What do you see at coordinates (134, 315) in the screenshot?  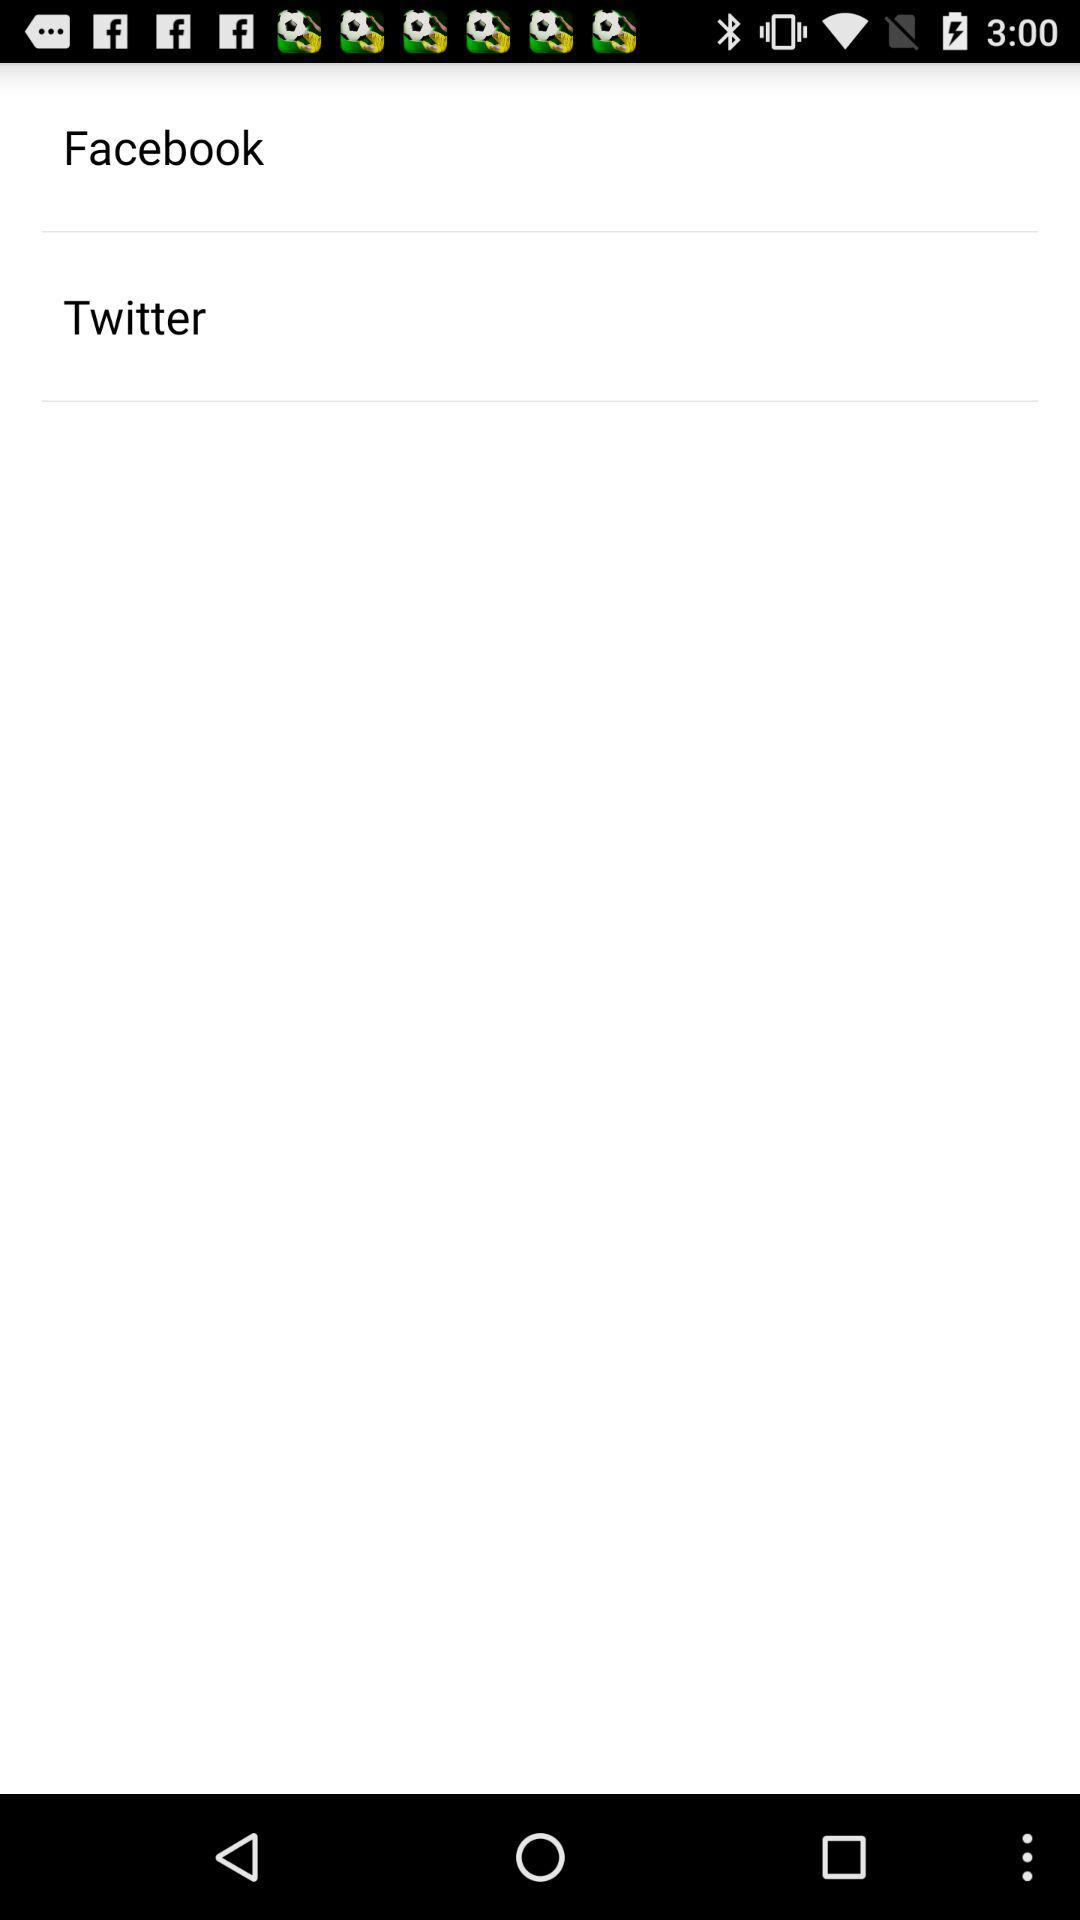 I see `the twitter icon` at bounding box center [134, 315].